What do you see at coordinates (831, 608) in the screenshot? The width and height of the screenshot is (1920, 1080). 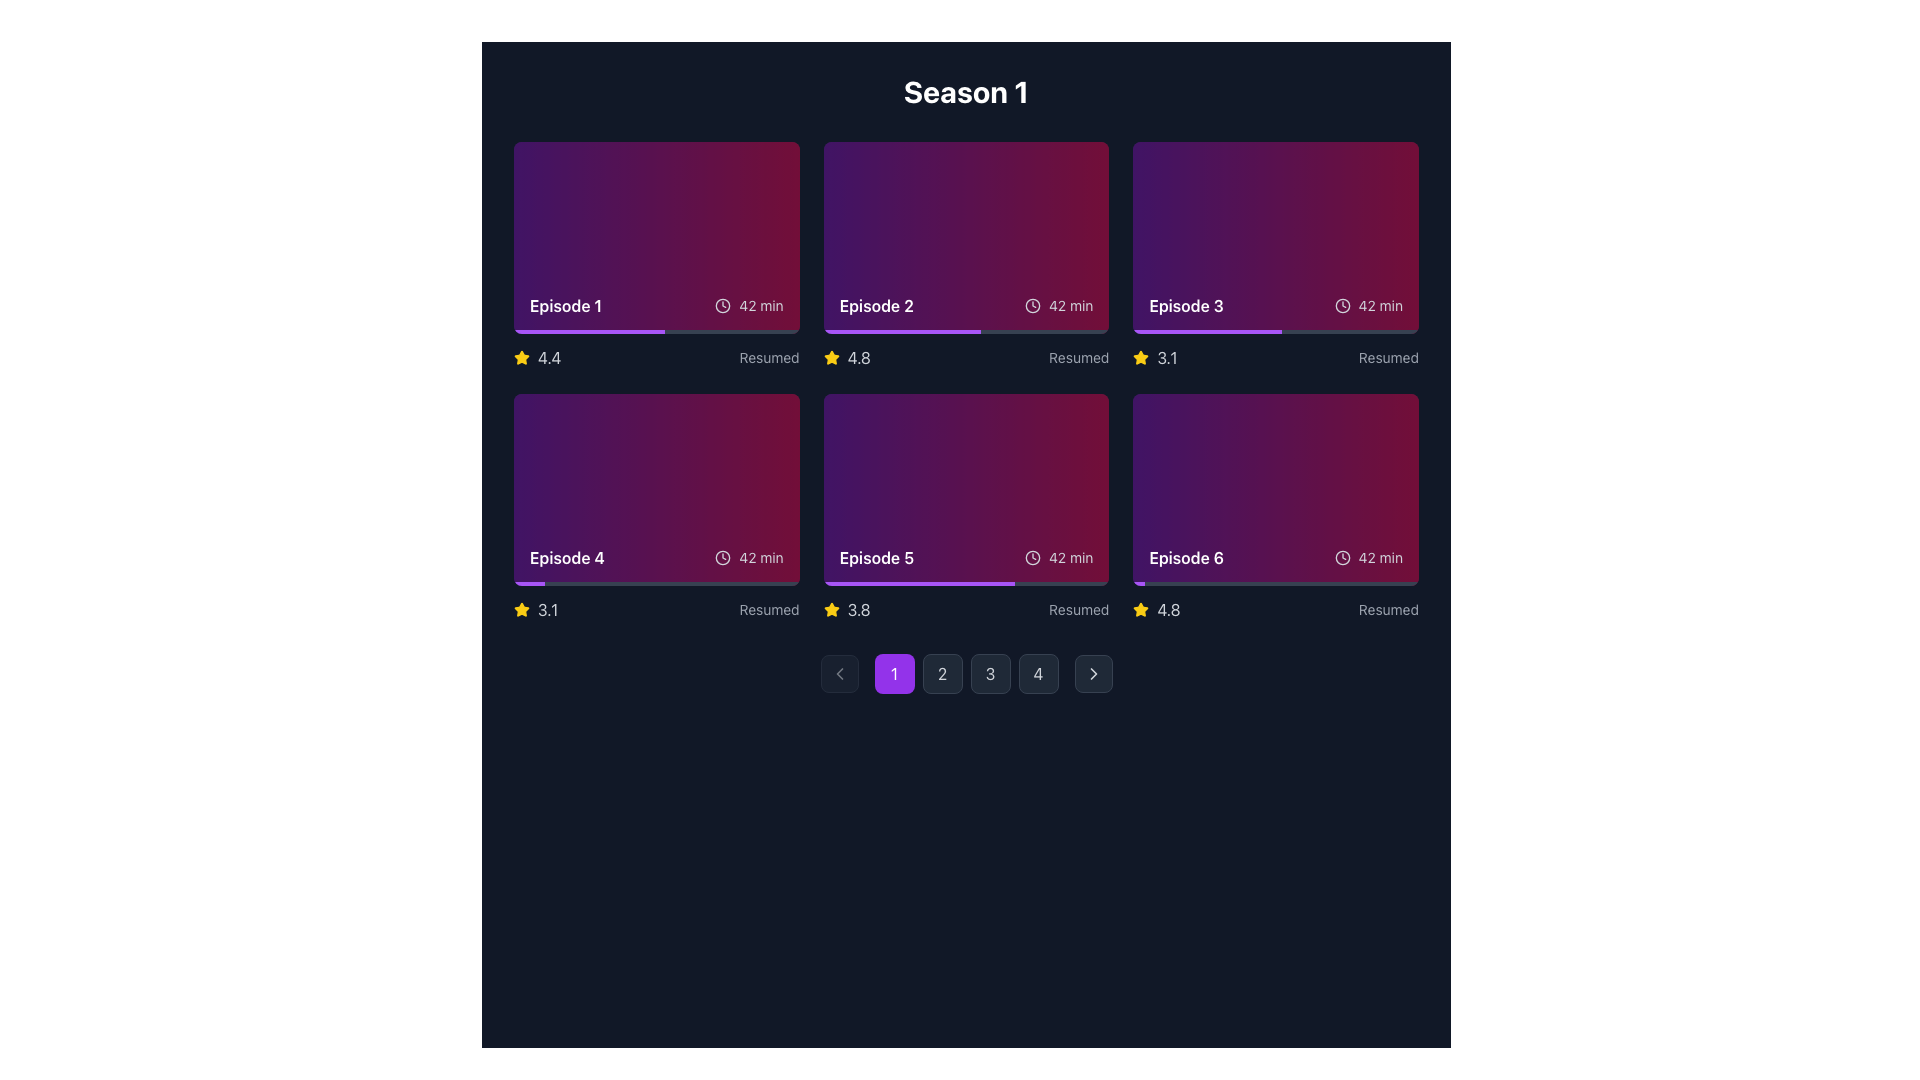 I see `the filled star icon that signifies a rating, which is positioned to the left of the text '3.8' for 'Episode 5'` at bounding box center [831, 608].